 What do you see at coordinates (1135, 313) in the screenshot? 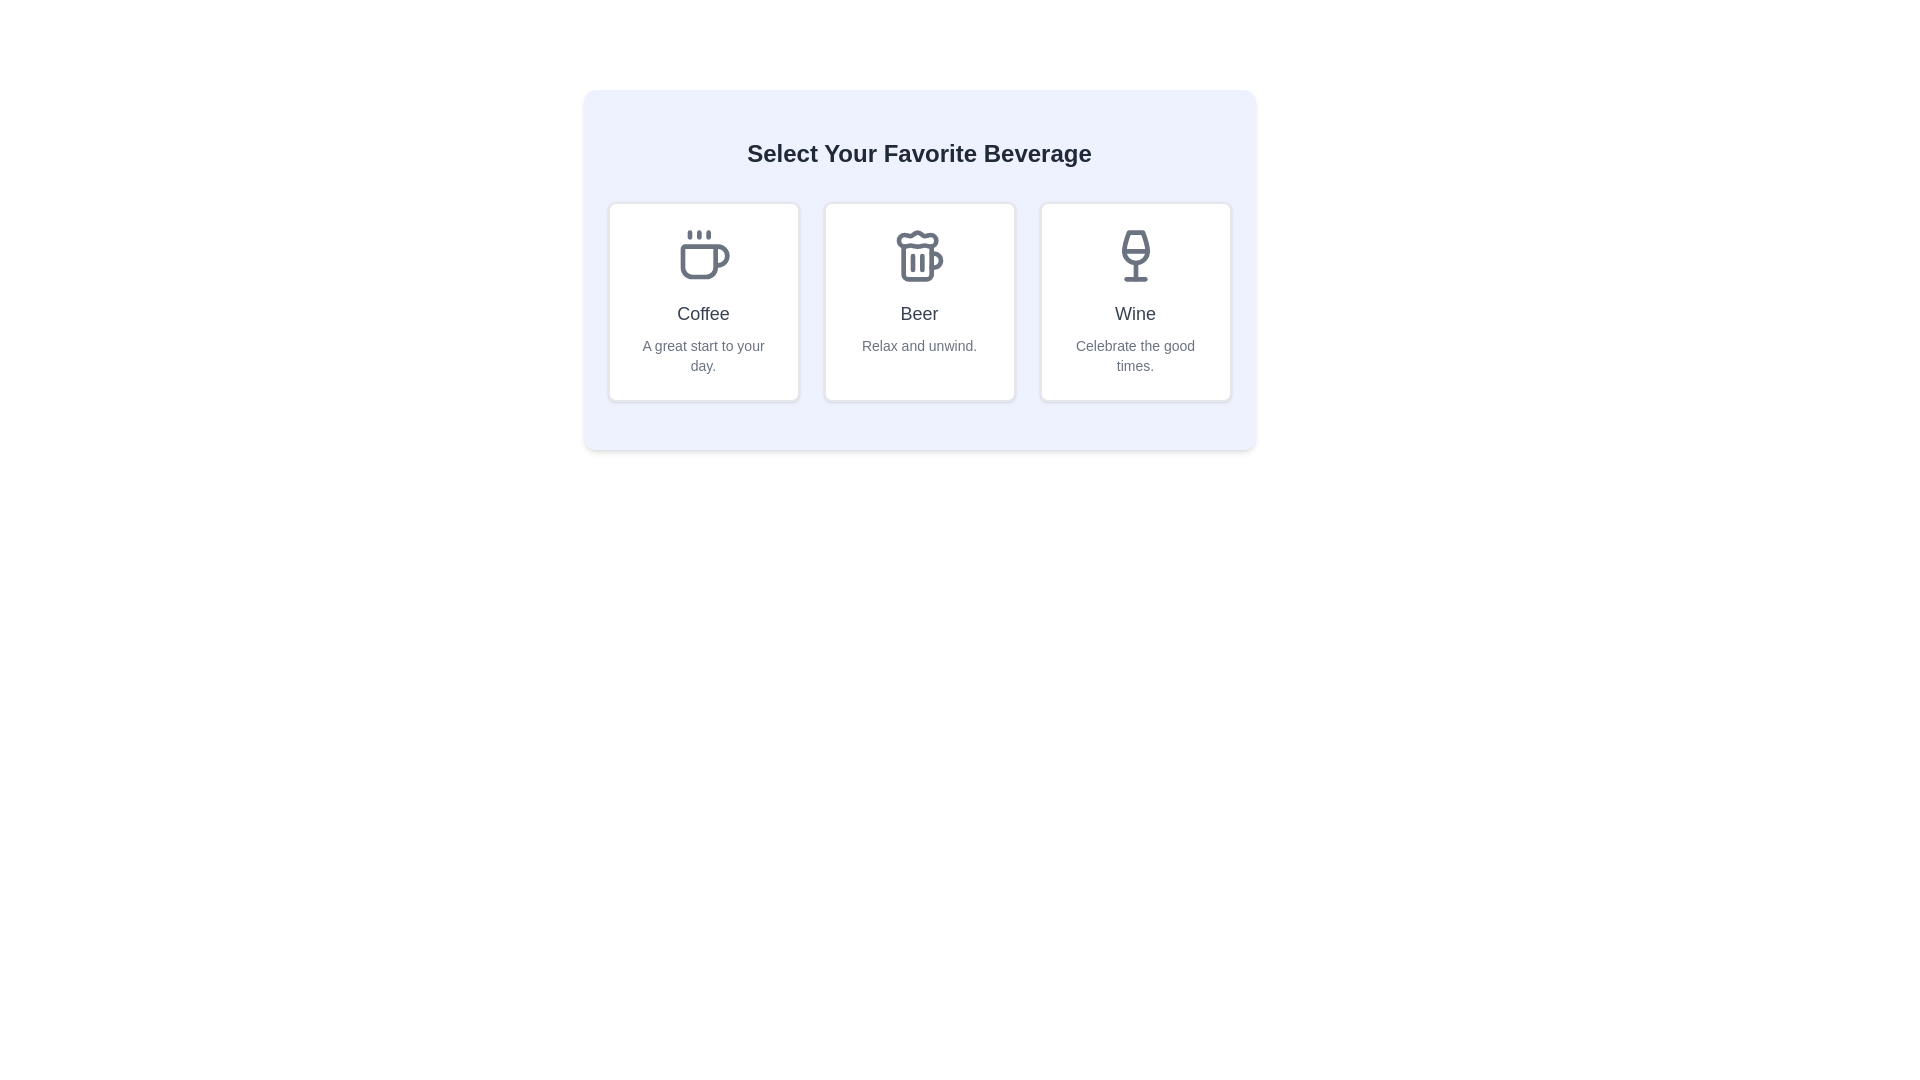
I see `the text label reading 'Wine', which is styled with a large font-size and positioned within a card layout, located beneath a wine glass icon` at bounding box center [1135, 313].